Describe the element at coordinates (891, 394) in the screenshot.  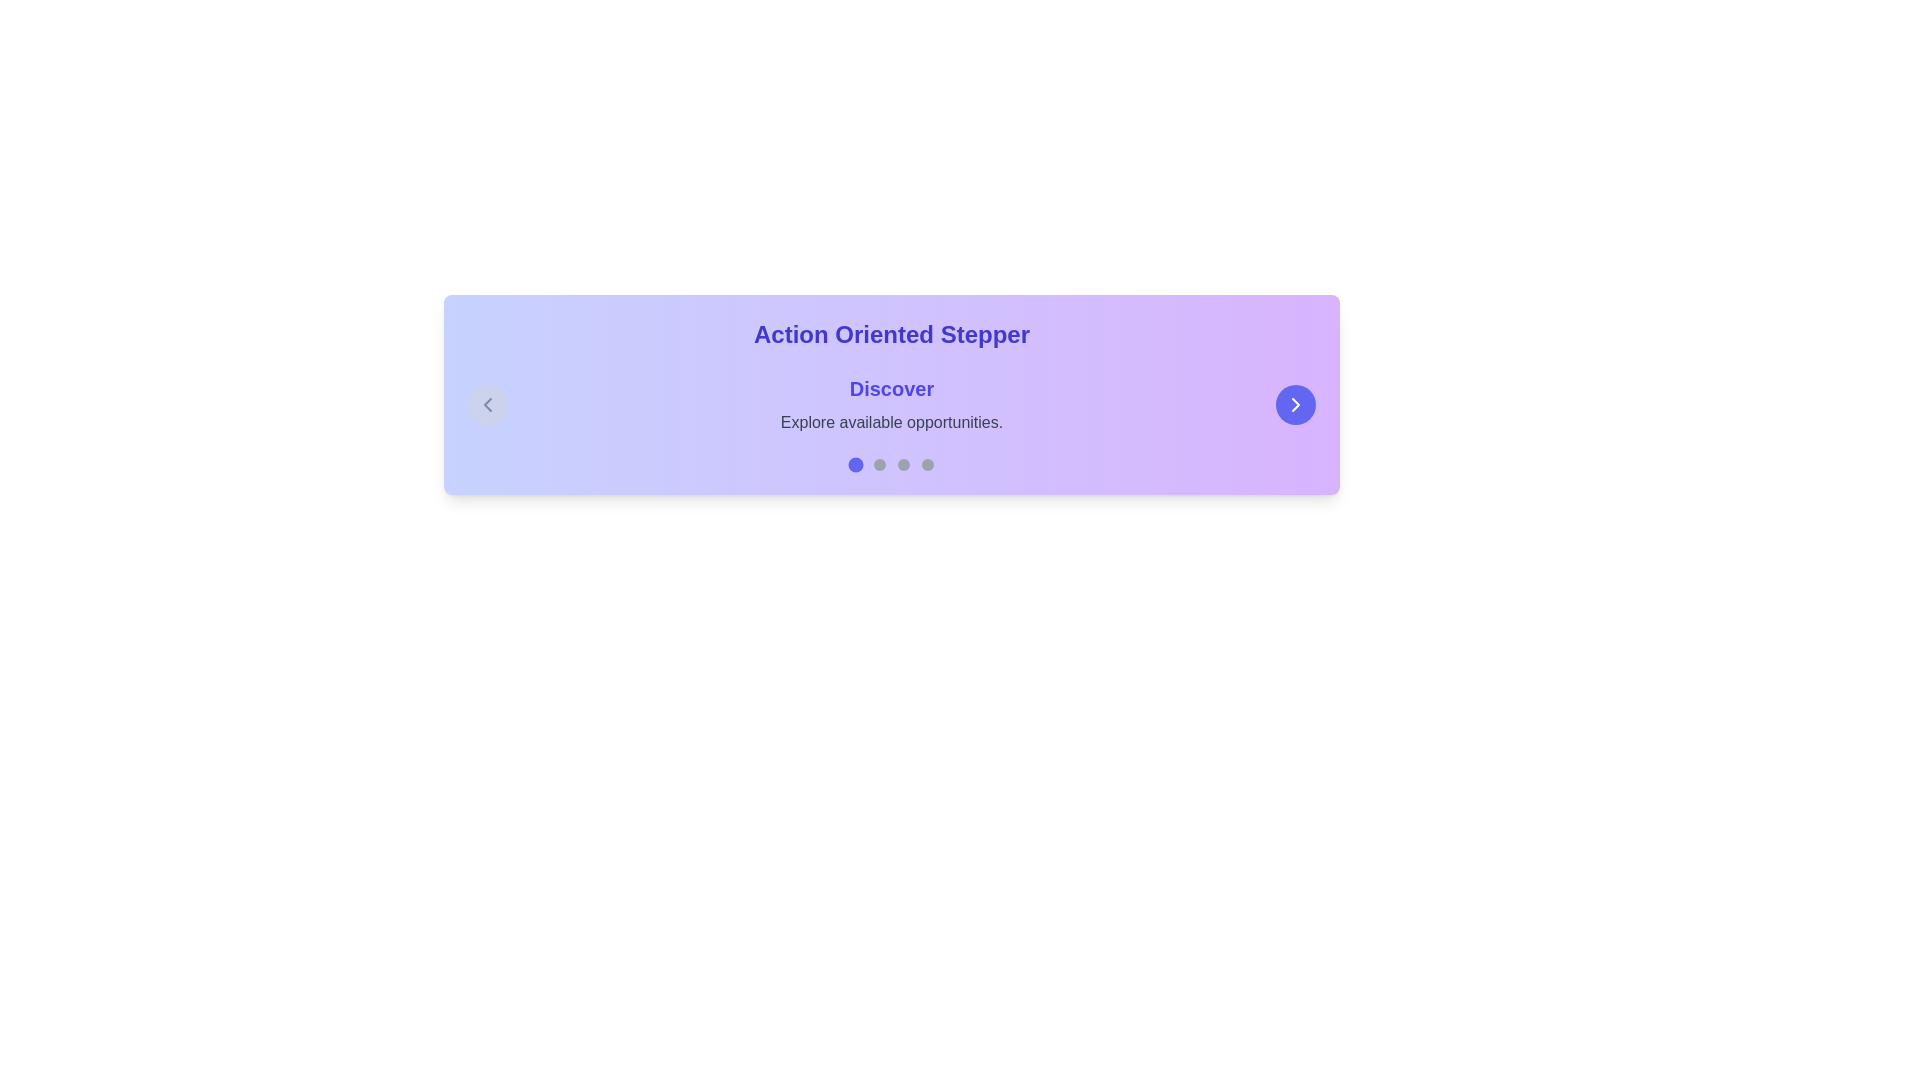
I see `the stepper or wizard component that guides users through multi-step processes, providing visual feedback and navigation between steps` at that location.